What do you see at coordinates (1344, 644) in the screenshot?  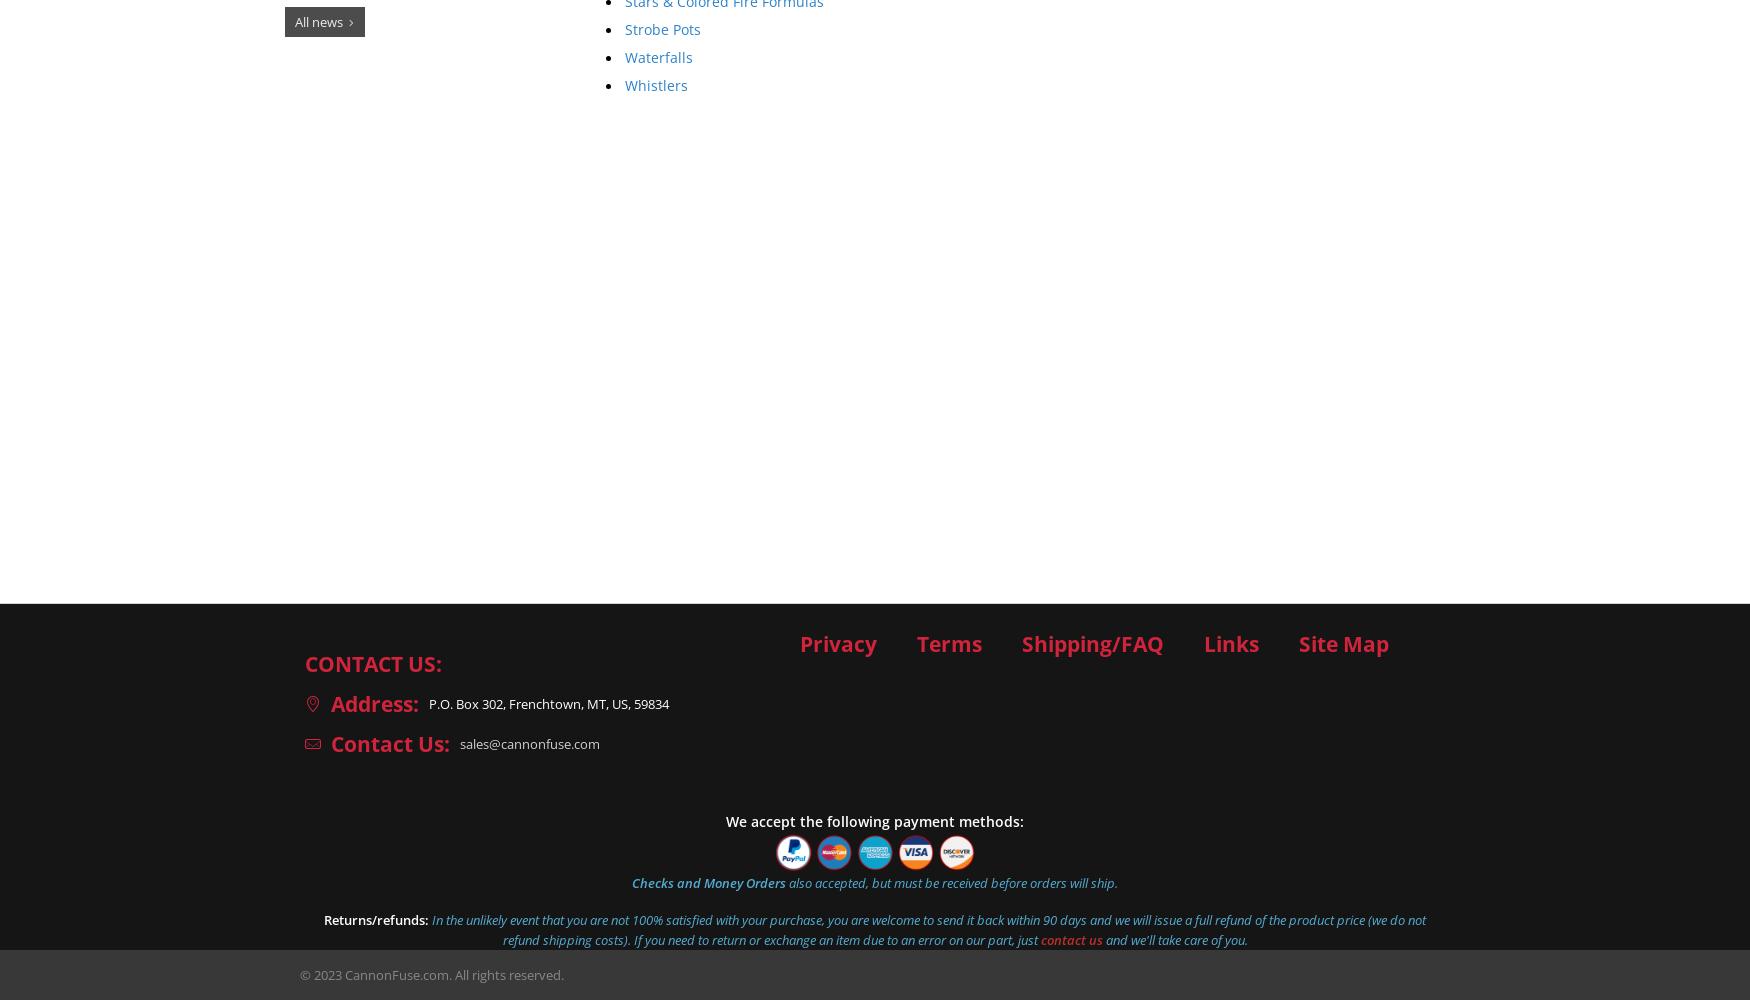 I see `'Site Map'` at bounding box center [1344, 644].